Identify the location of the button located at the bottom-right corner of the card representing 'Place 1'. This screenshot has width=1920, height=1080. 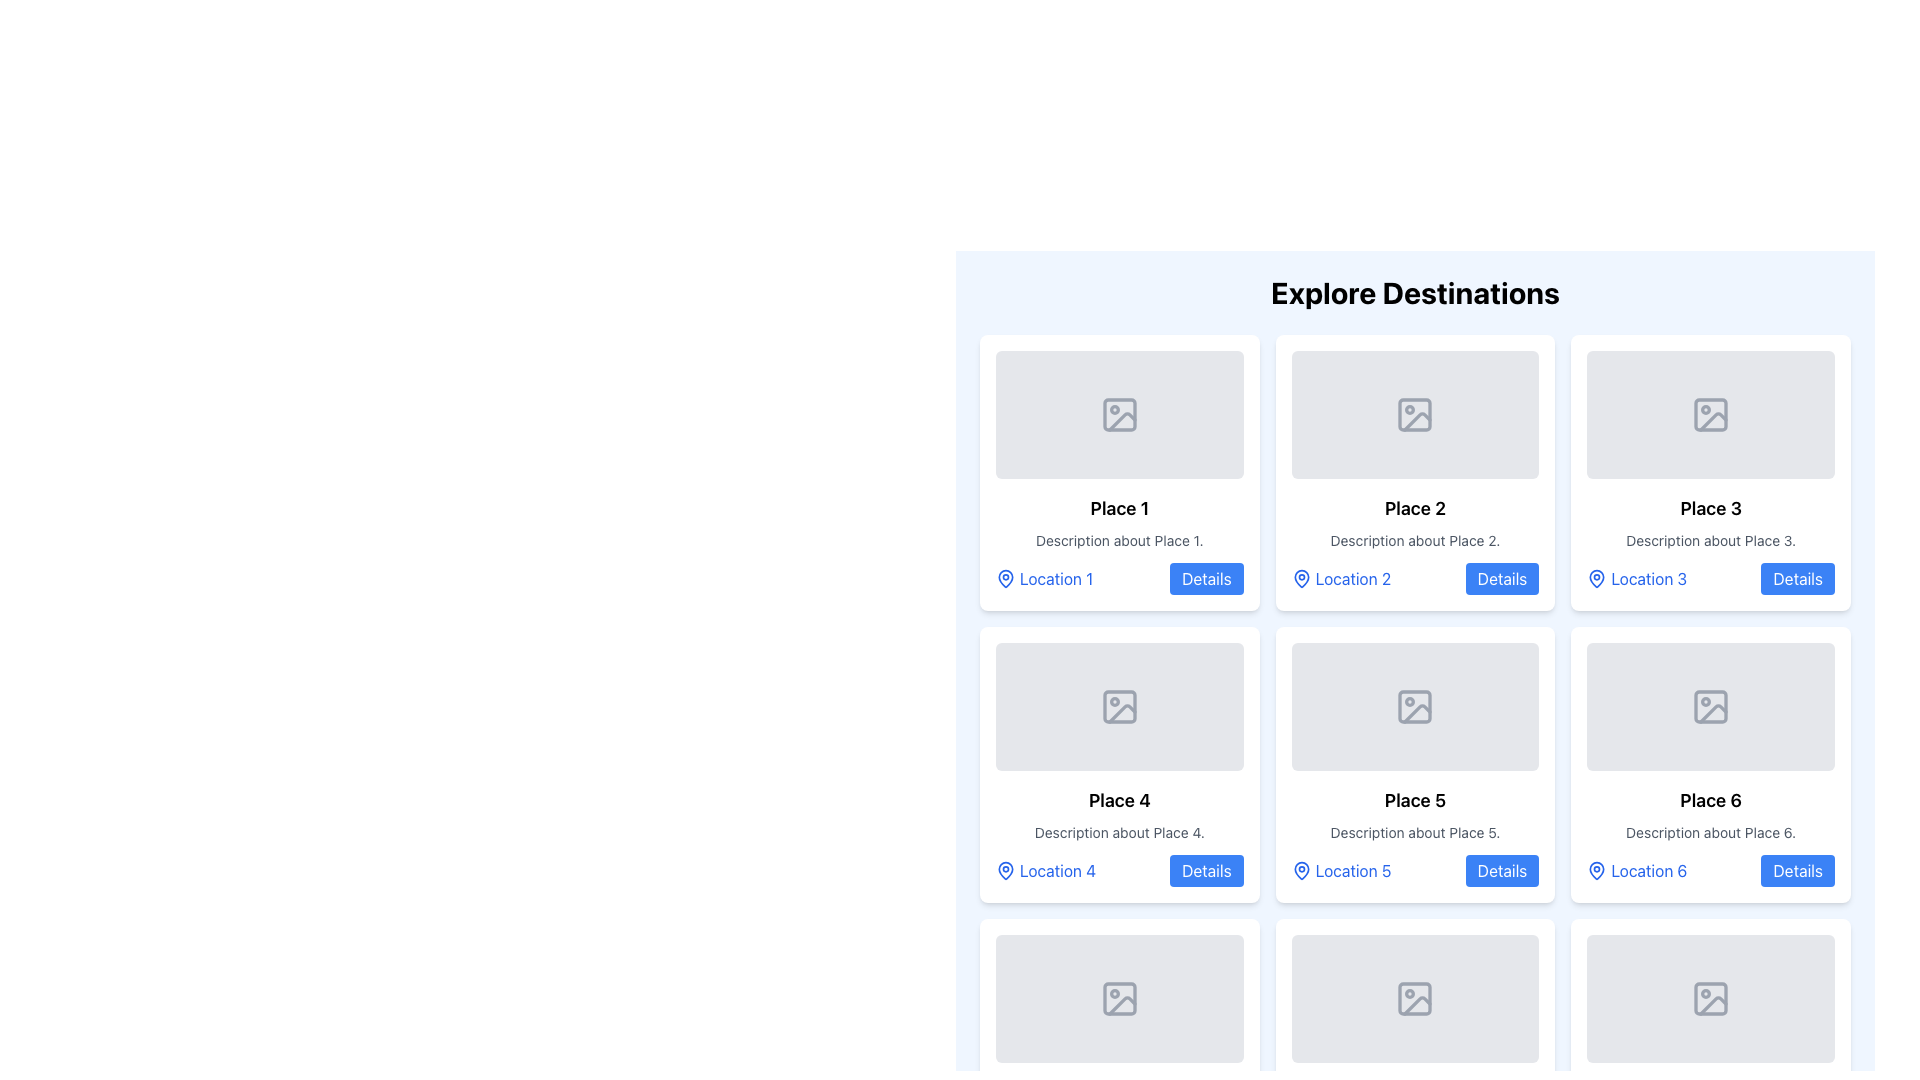
(1205, 578).